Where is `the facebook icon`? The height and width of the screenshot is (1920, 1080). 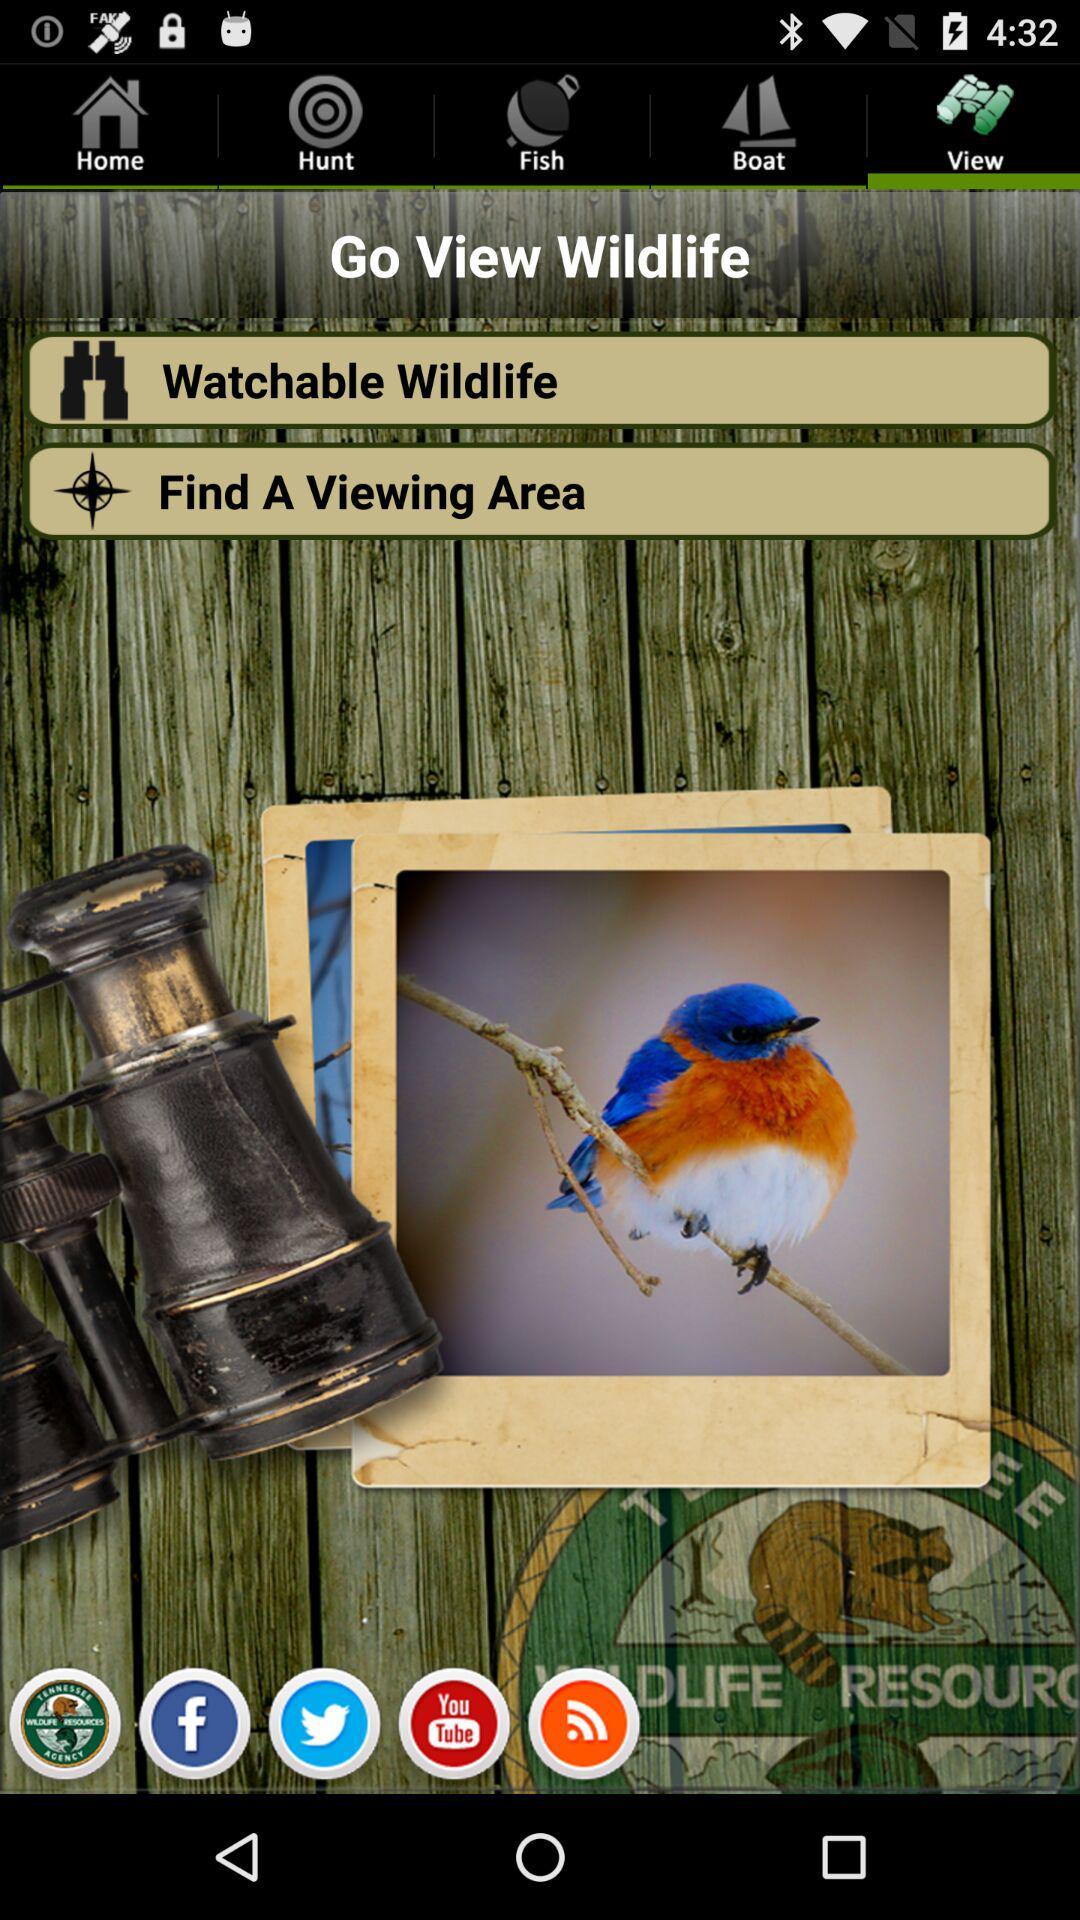 the facebook icon is located at coordinates (194, 1849).